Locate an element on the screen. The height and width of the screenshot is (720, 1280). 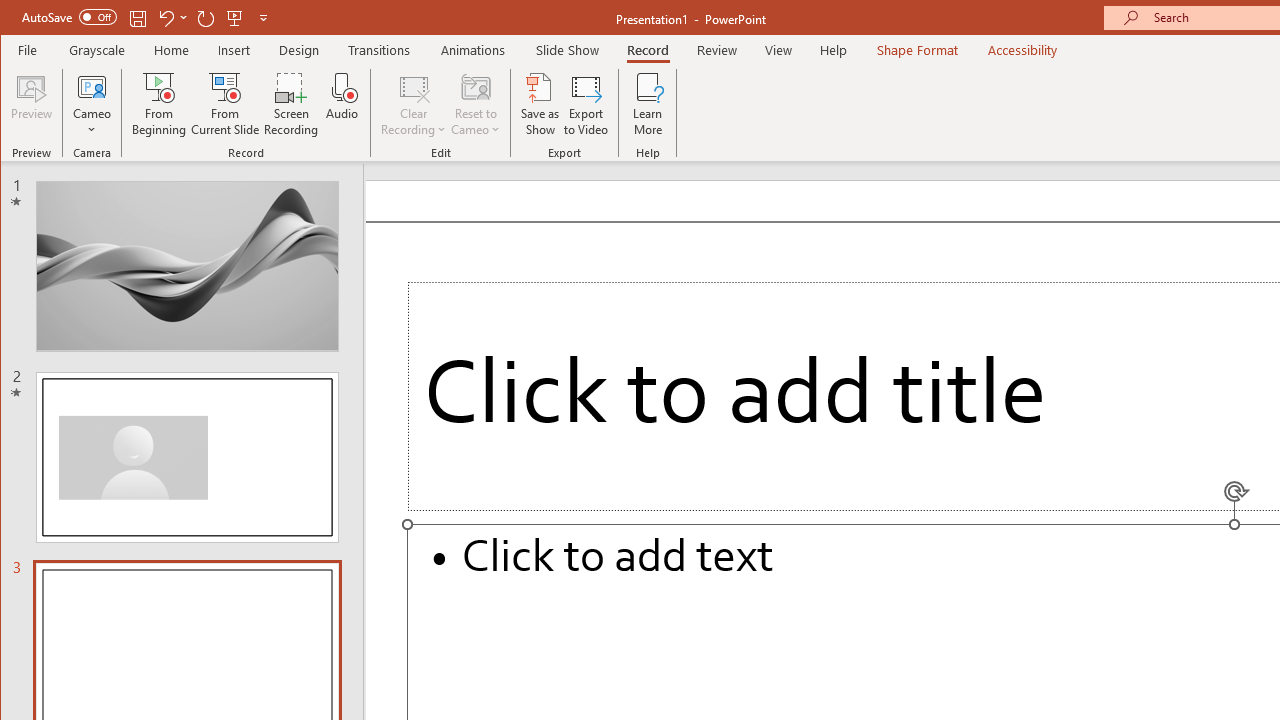
'Audio' is located at coordinates (342, 104).